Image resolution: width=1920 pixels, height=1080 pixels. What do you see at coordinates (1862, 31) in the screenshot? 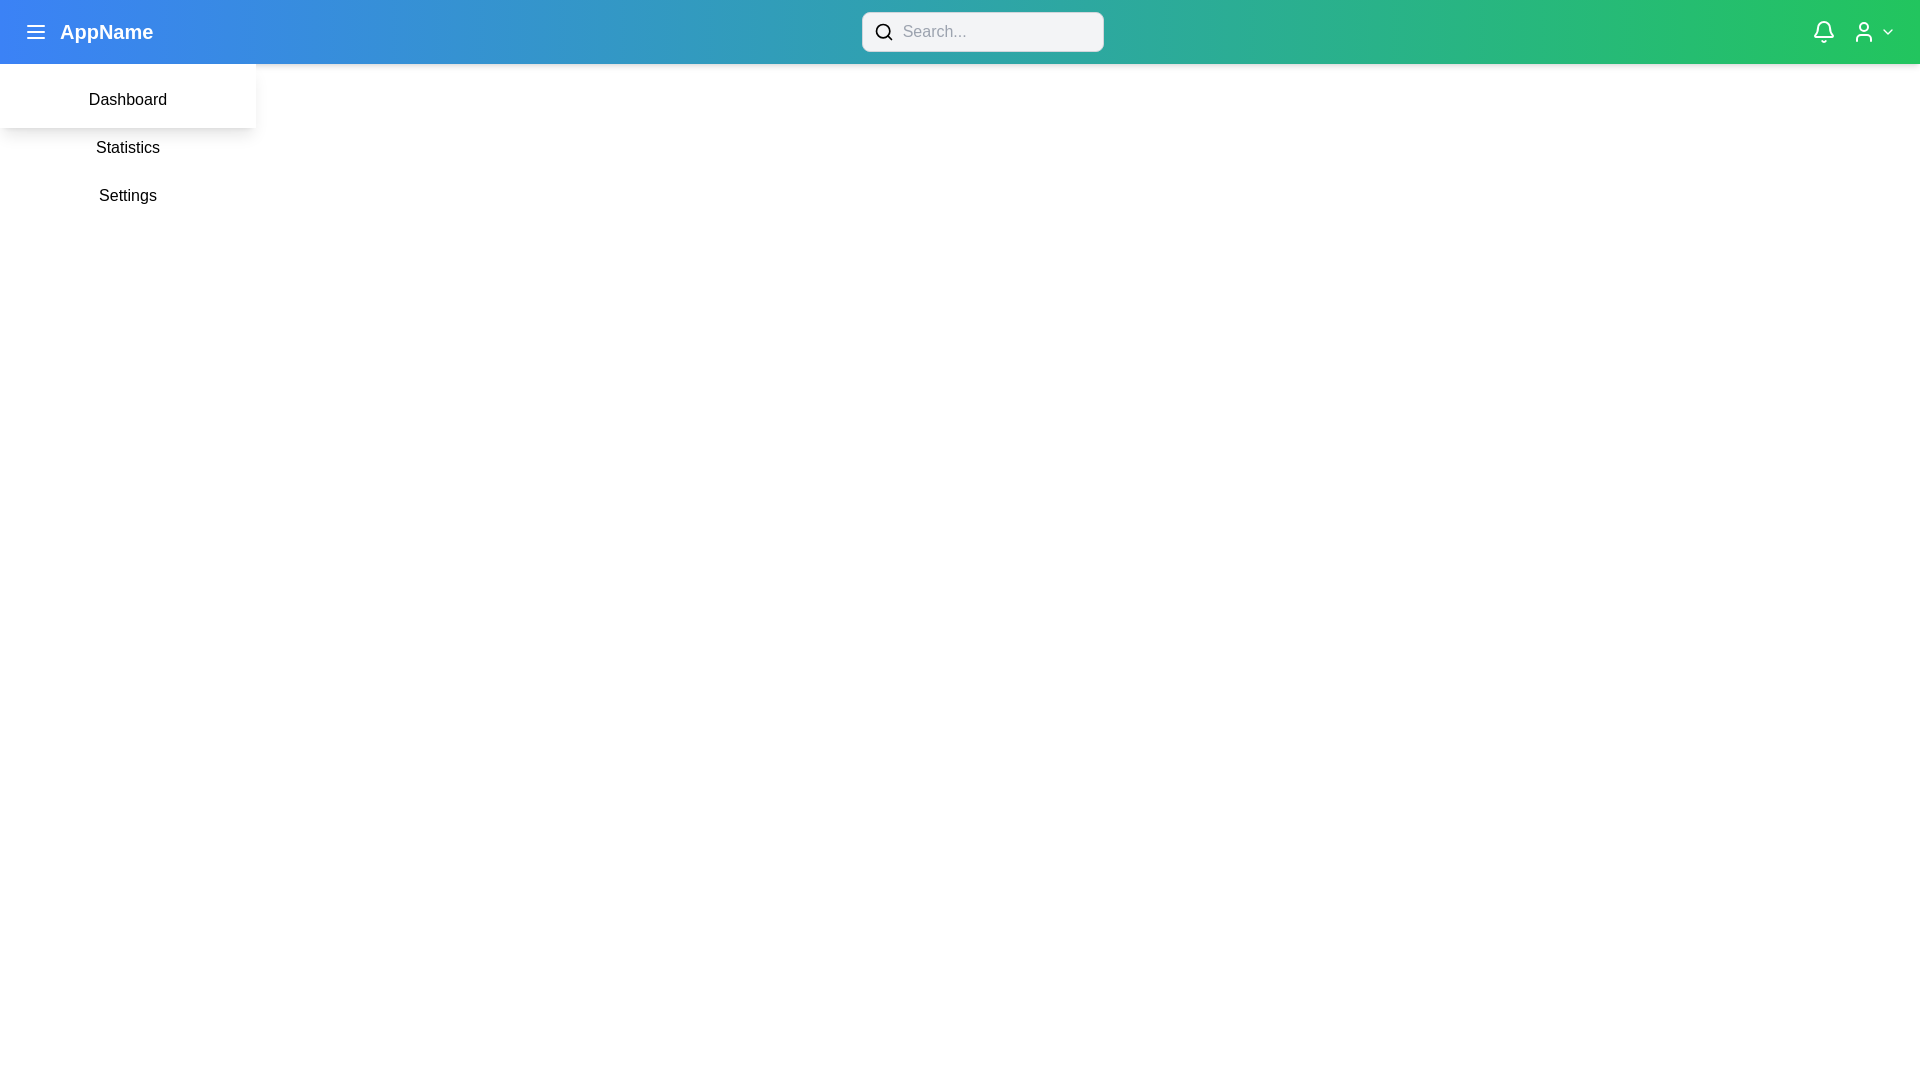
I see `the user profile icon located at the top-right corner of the interface` at bounding box center [1862, 31].